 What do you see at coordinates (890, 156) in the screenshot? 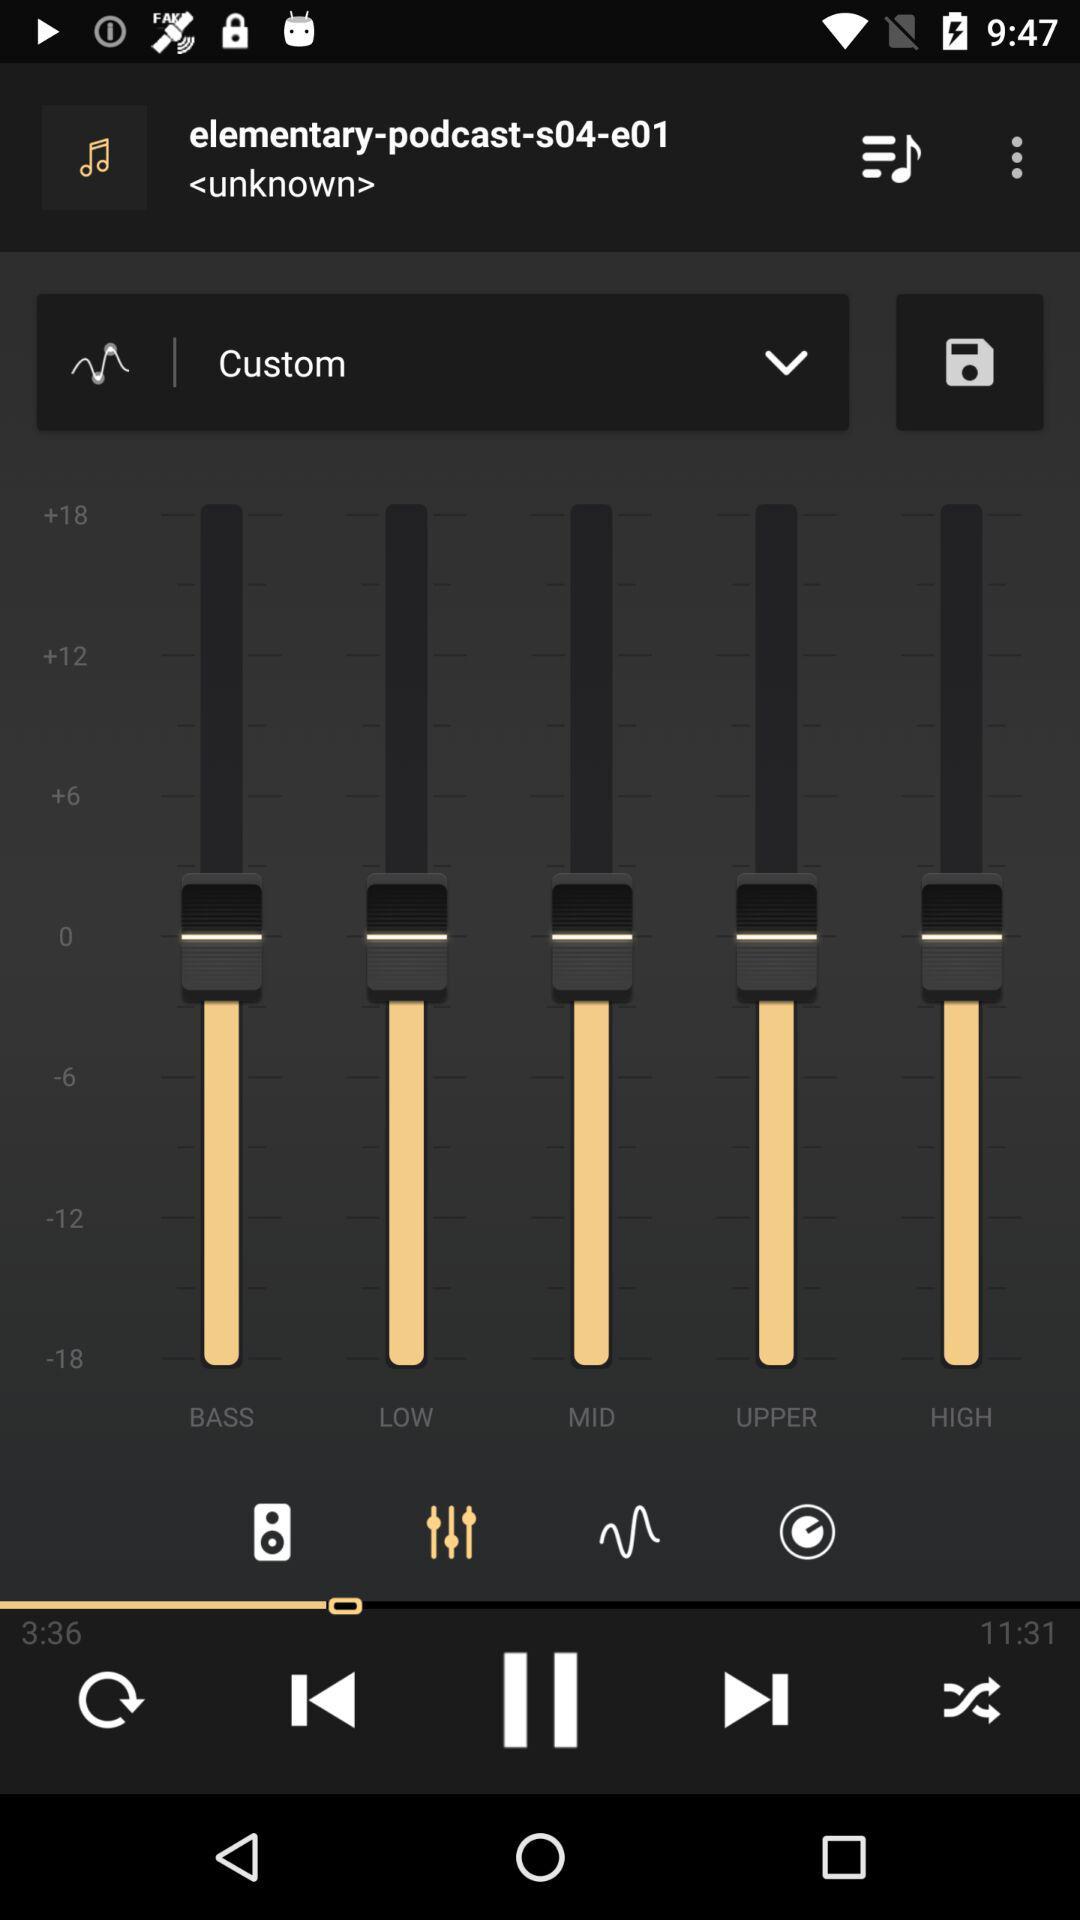
I see `the playlist icon` at bounding box center [890, 156].